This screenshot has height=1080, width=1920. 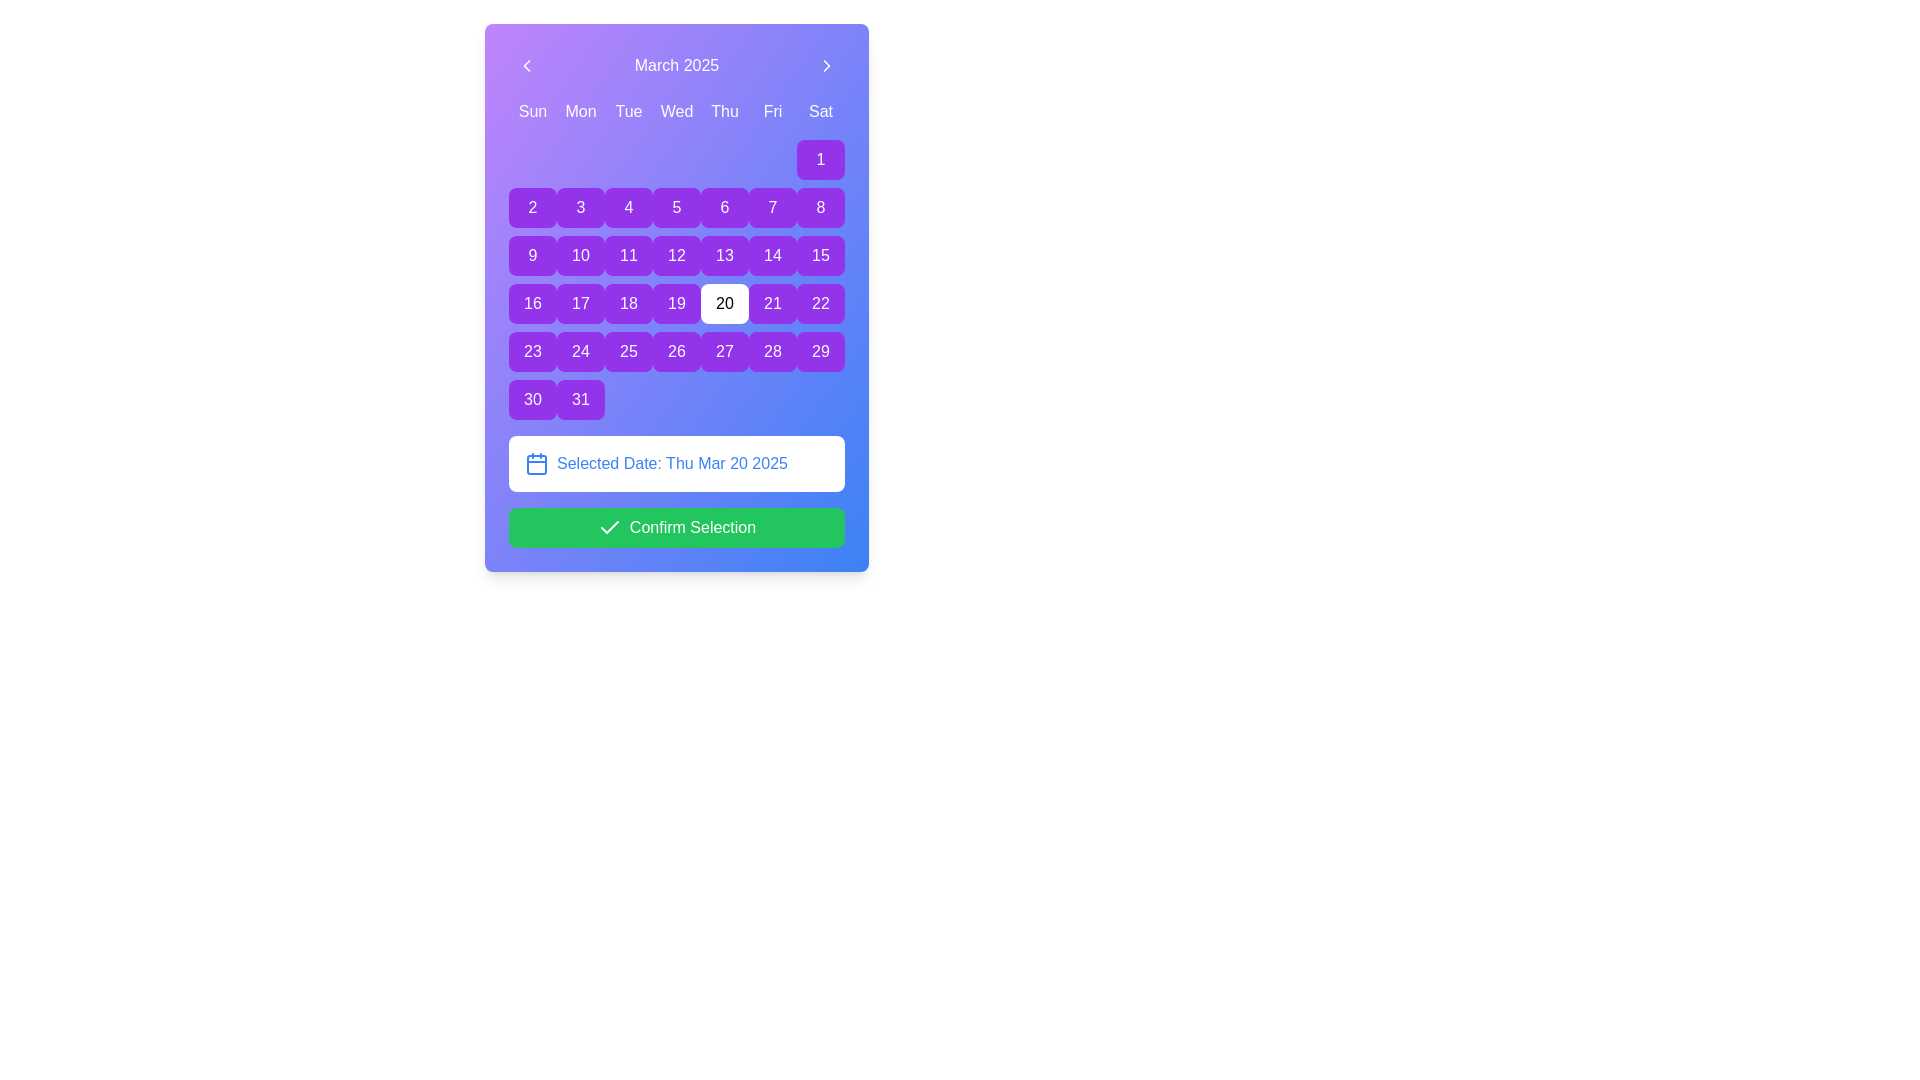 What do you see at coordinates (676, 111) in the screenshot?
I see `the Text header row for the calendar grid indicating the days of the week, located below 'March 2025'` at bounding box center [676, 111].